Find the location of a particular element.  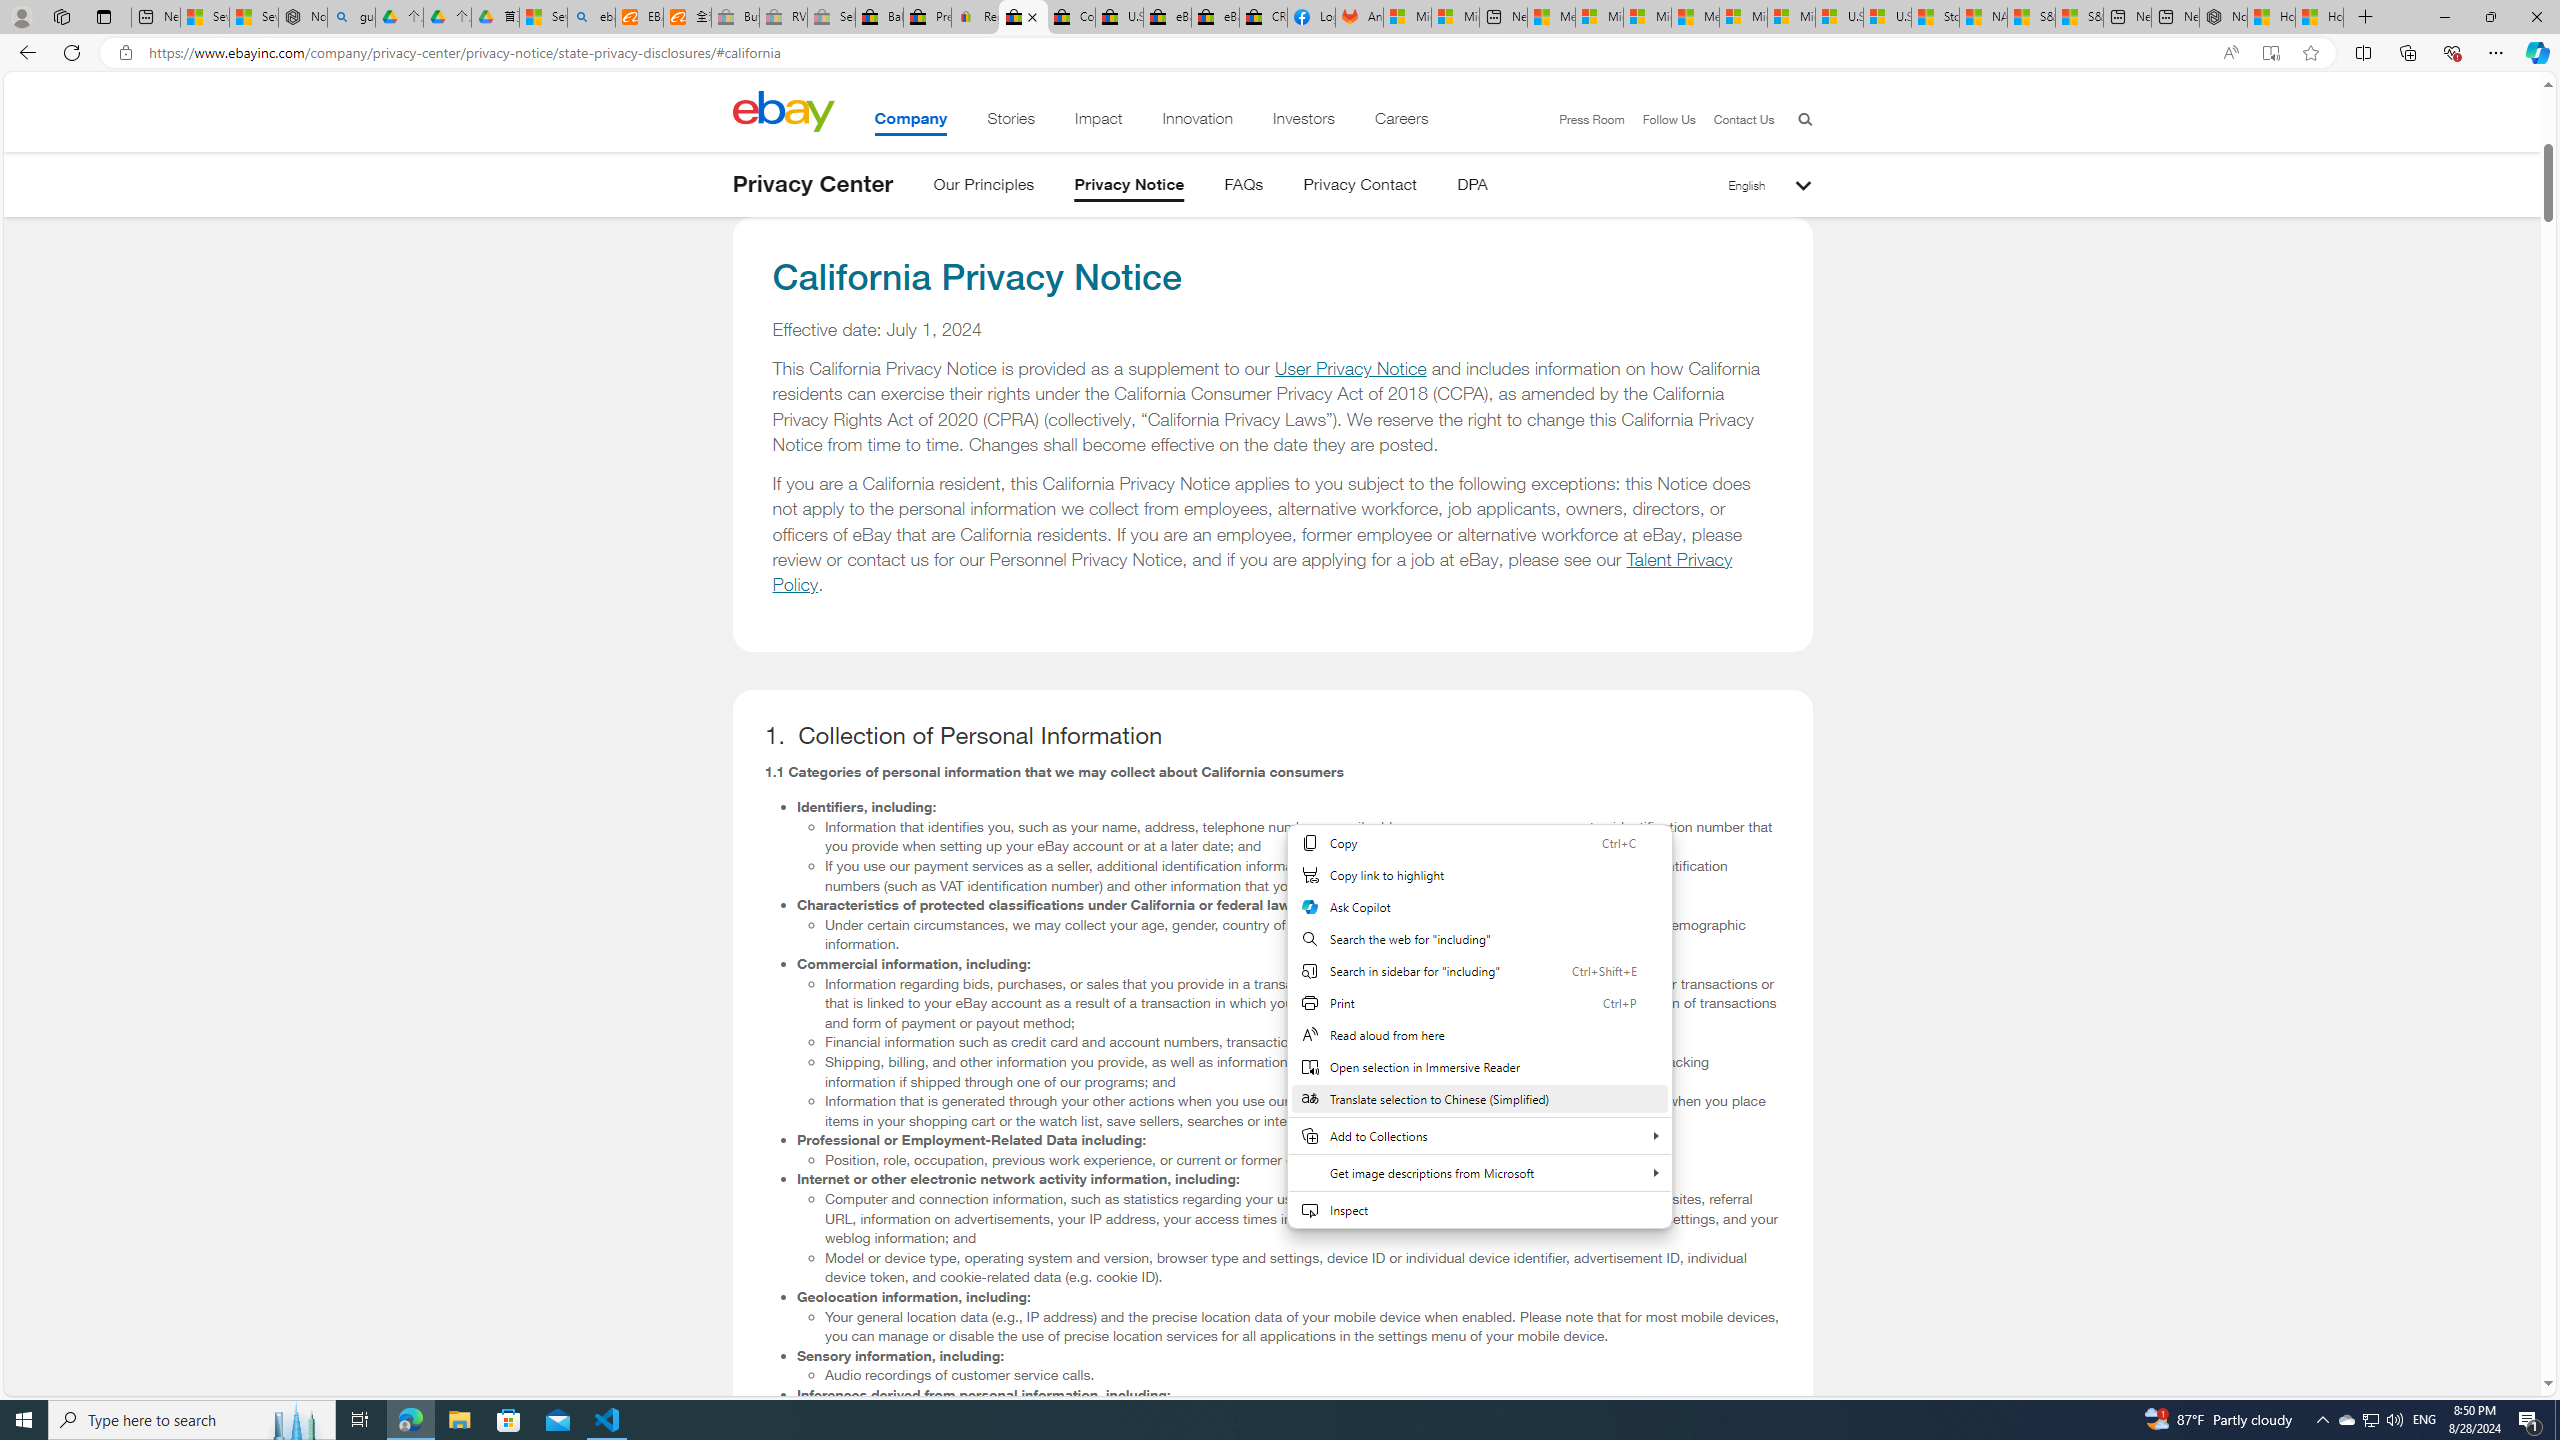

'Our Principles' is located at coordinates (982, 187).